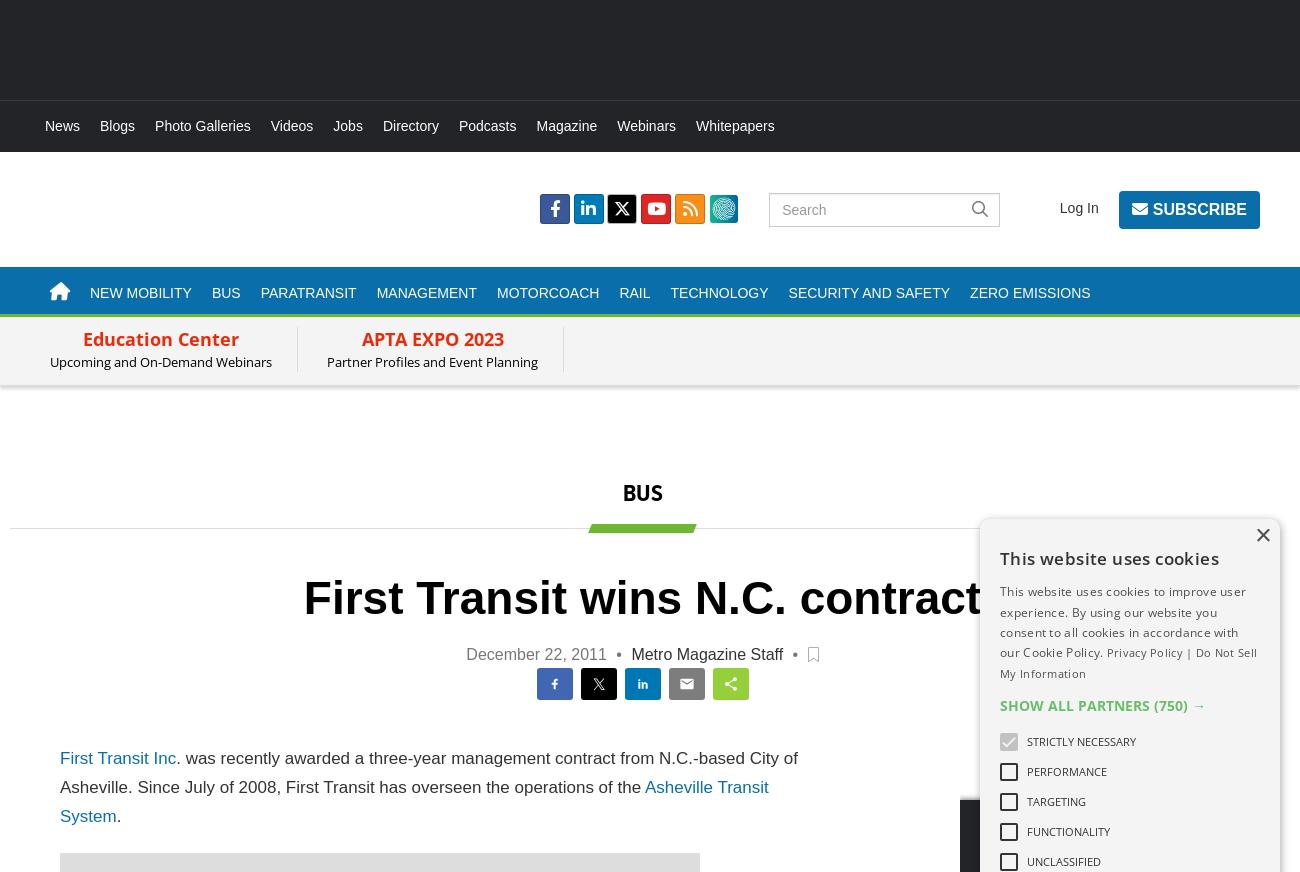 The width and height of the screenshot is (1300, 872). I want to click on 'Bookmark +', so click(813, 619).